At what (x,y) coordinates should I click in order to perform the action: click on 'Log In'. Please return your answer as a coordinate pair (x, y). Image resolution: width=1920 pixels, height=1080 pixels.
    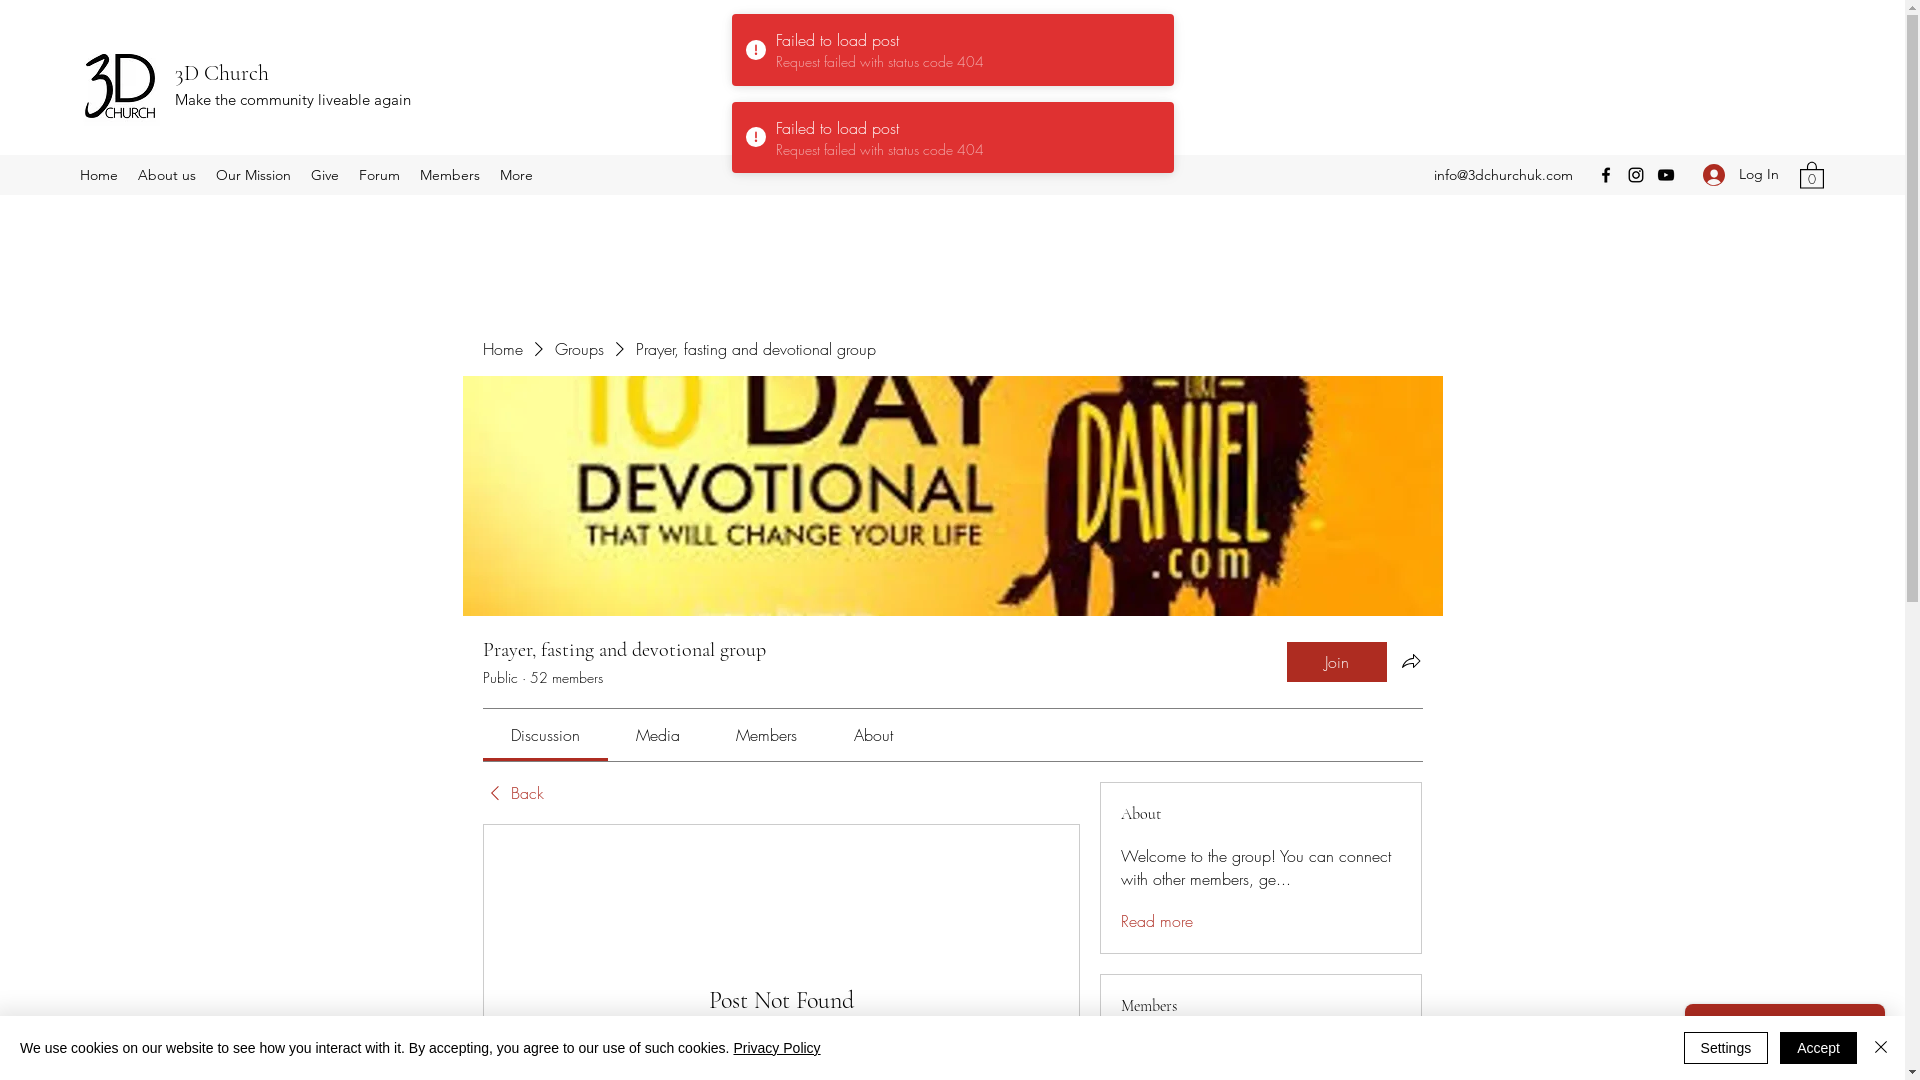
    Looking at the image, I should click on (1740, 173).